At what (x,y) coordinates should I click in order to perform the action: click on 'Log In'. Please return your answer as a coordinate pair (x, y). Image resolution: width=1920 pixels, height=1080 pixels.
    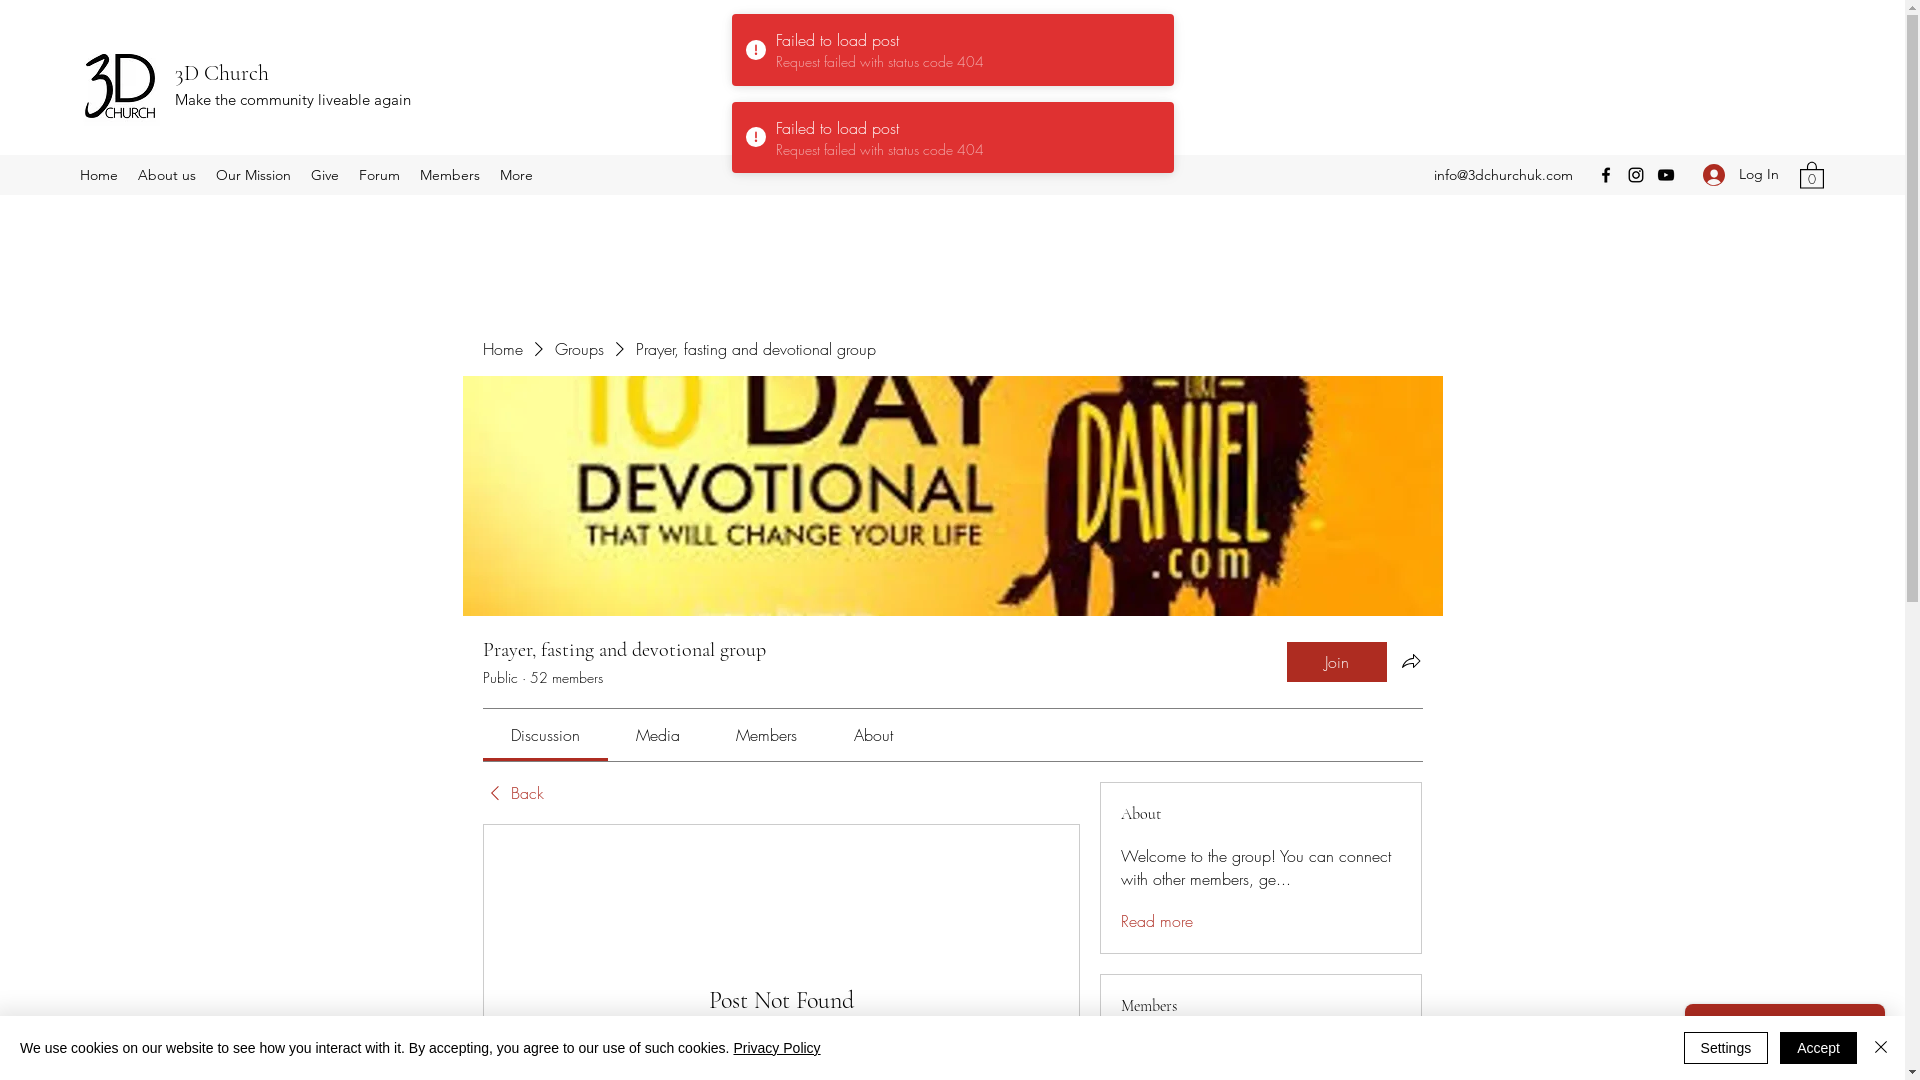
    Looking at the image, I should click on (1740, 173).